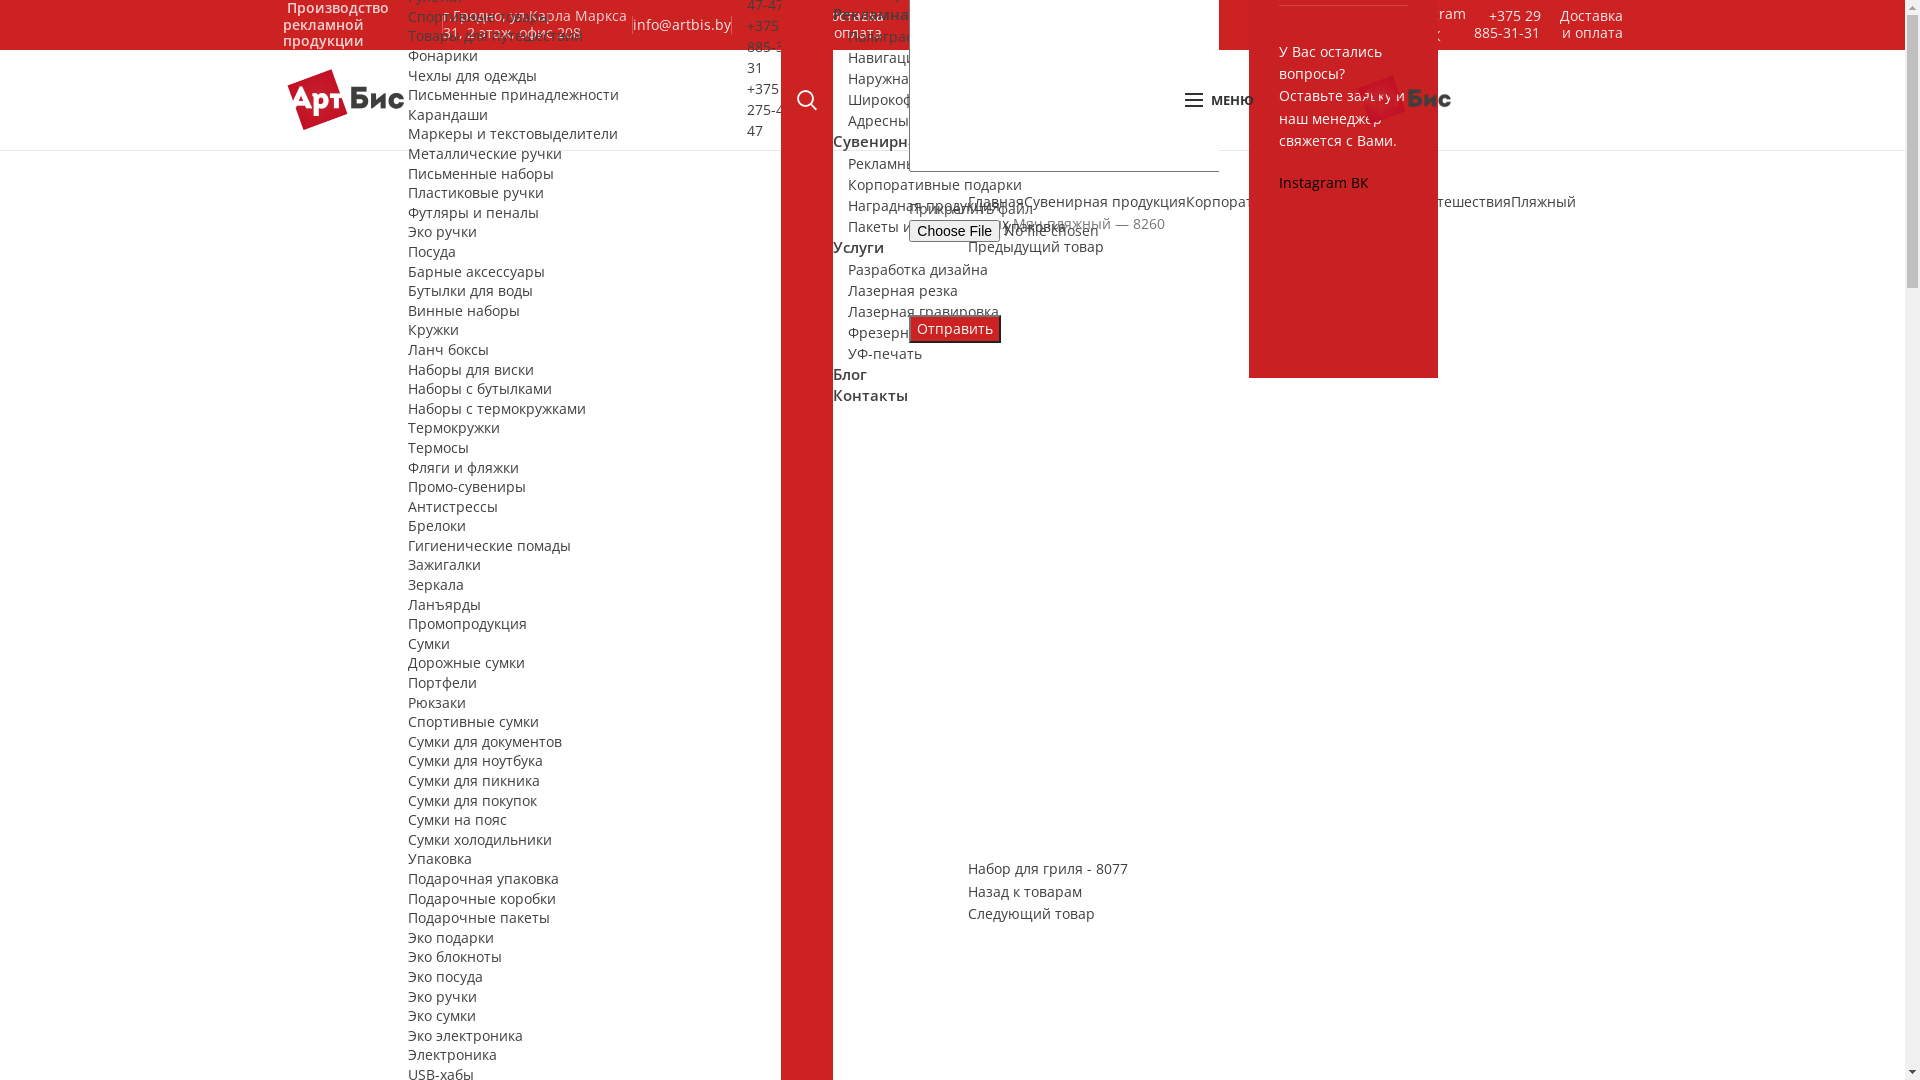 This screenshot has height=1080, width=1920. What do you see at coordinates (771, 108) in the screenshot?
I see `'+375 29 275-47-47'` at bounding box center [771, 108].